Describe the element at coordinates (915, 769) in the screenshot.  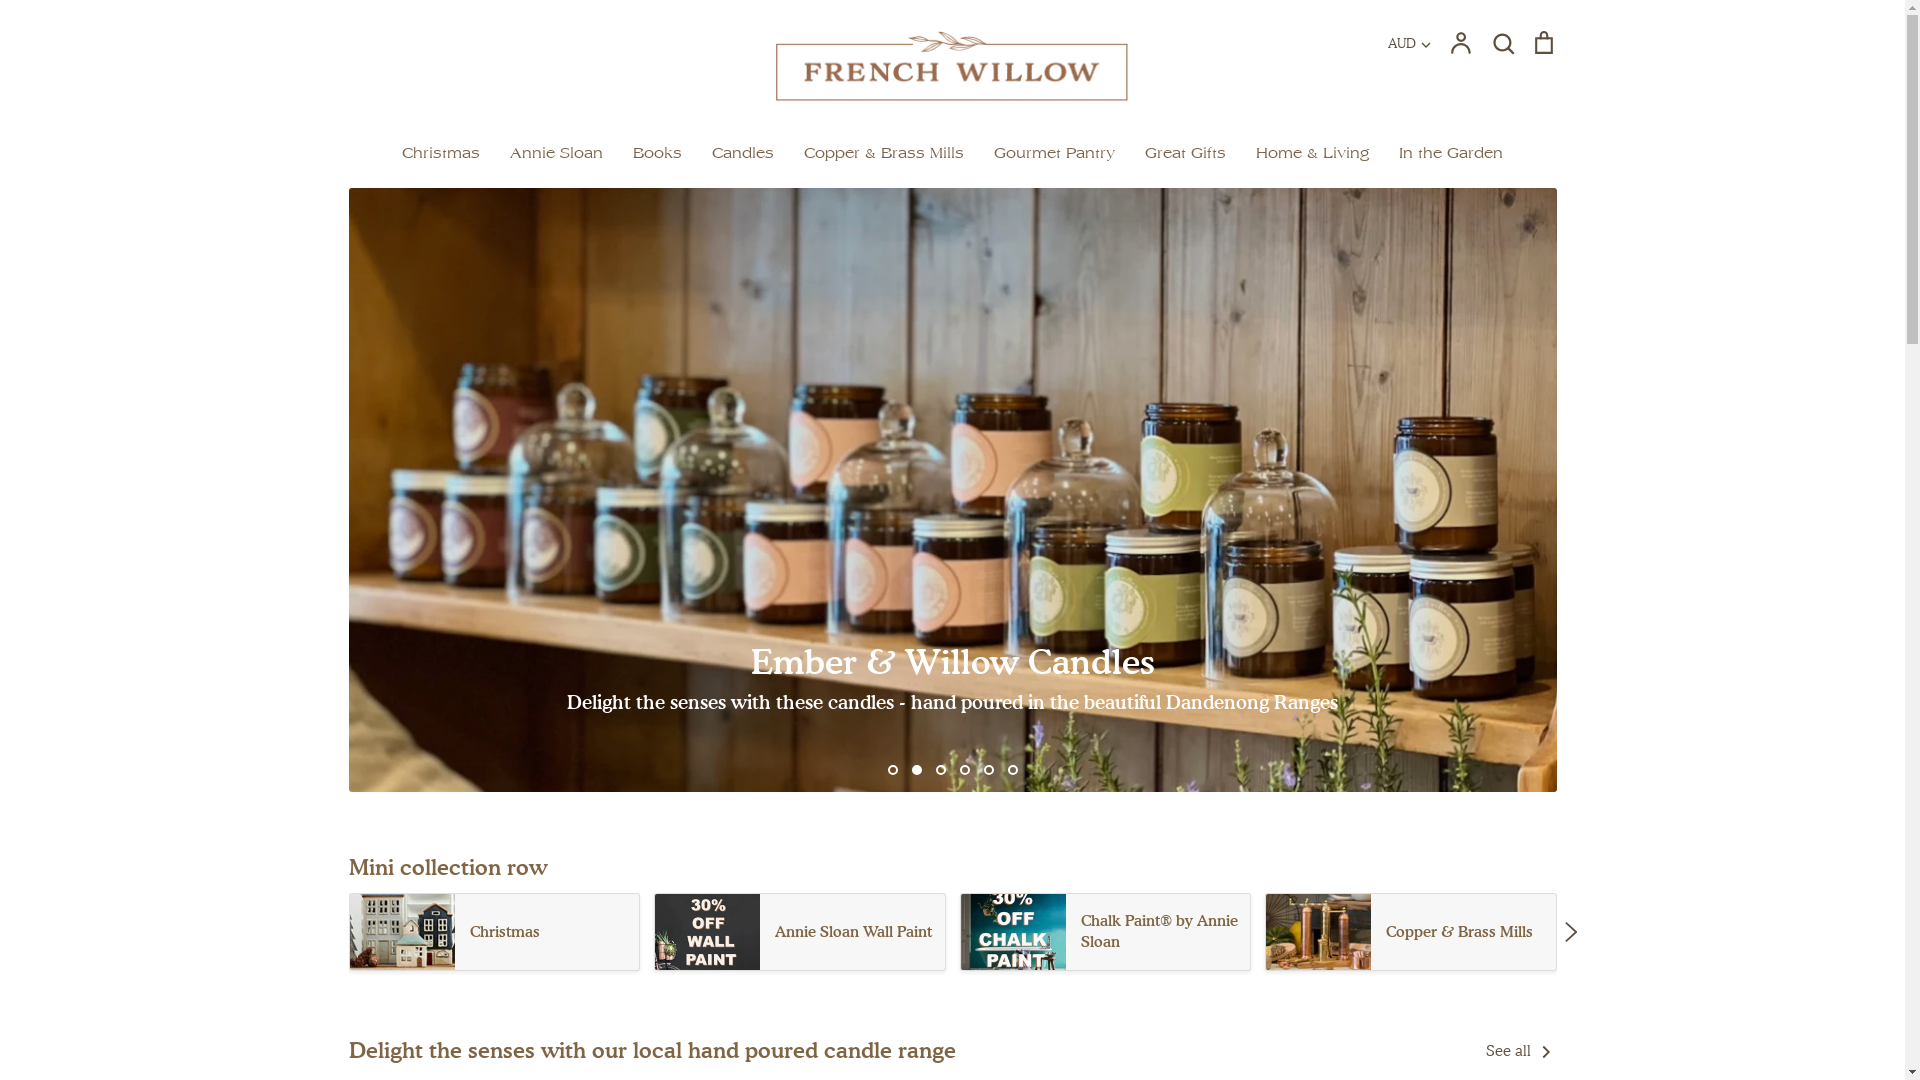
I see `'2'` at that location.